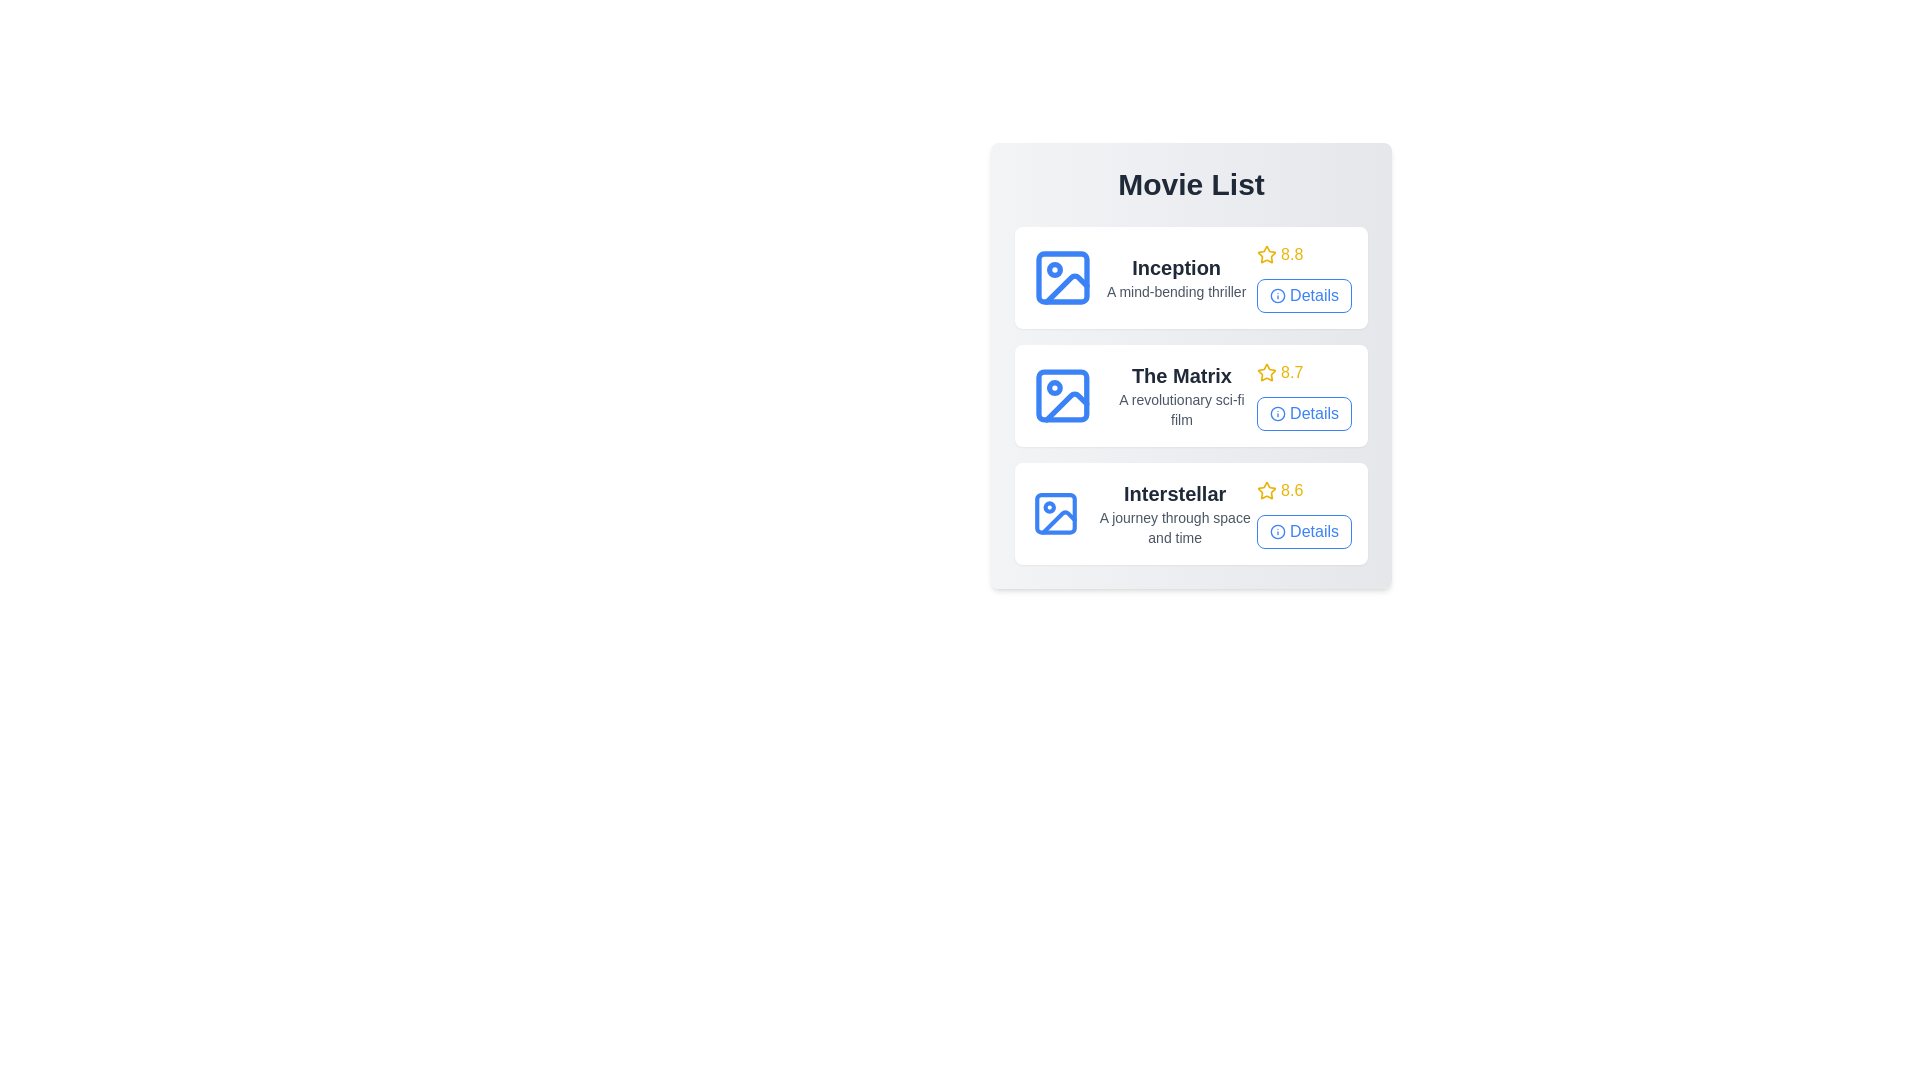  Describe the element at coordinates (1304, 412) in the screenshot. I see `the 'Details' button for the movie The Matrix` at that location.